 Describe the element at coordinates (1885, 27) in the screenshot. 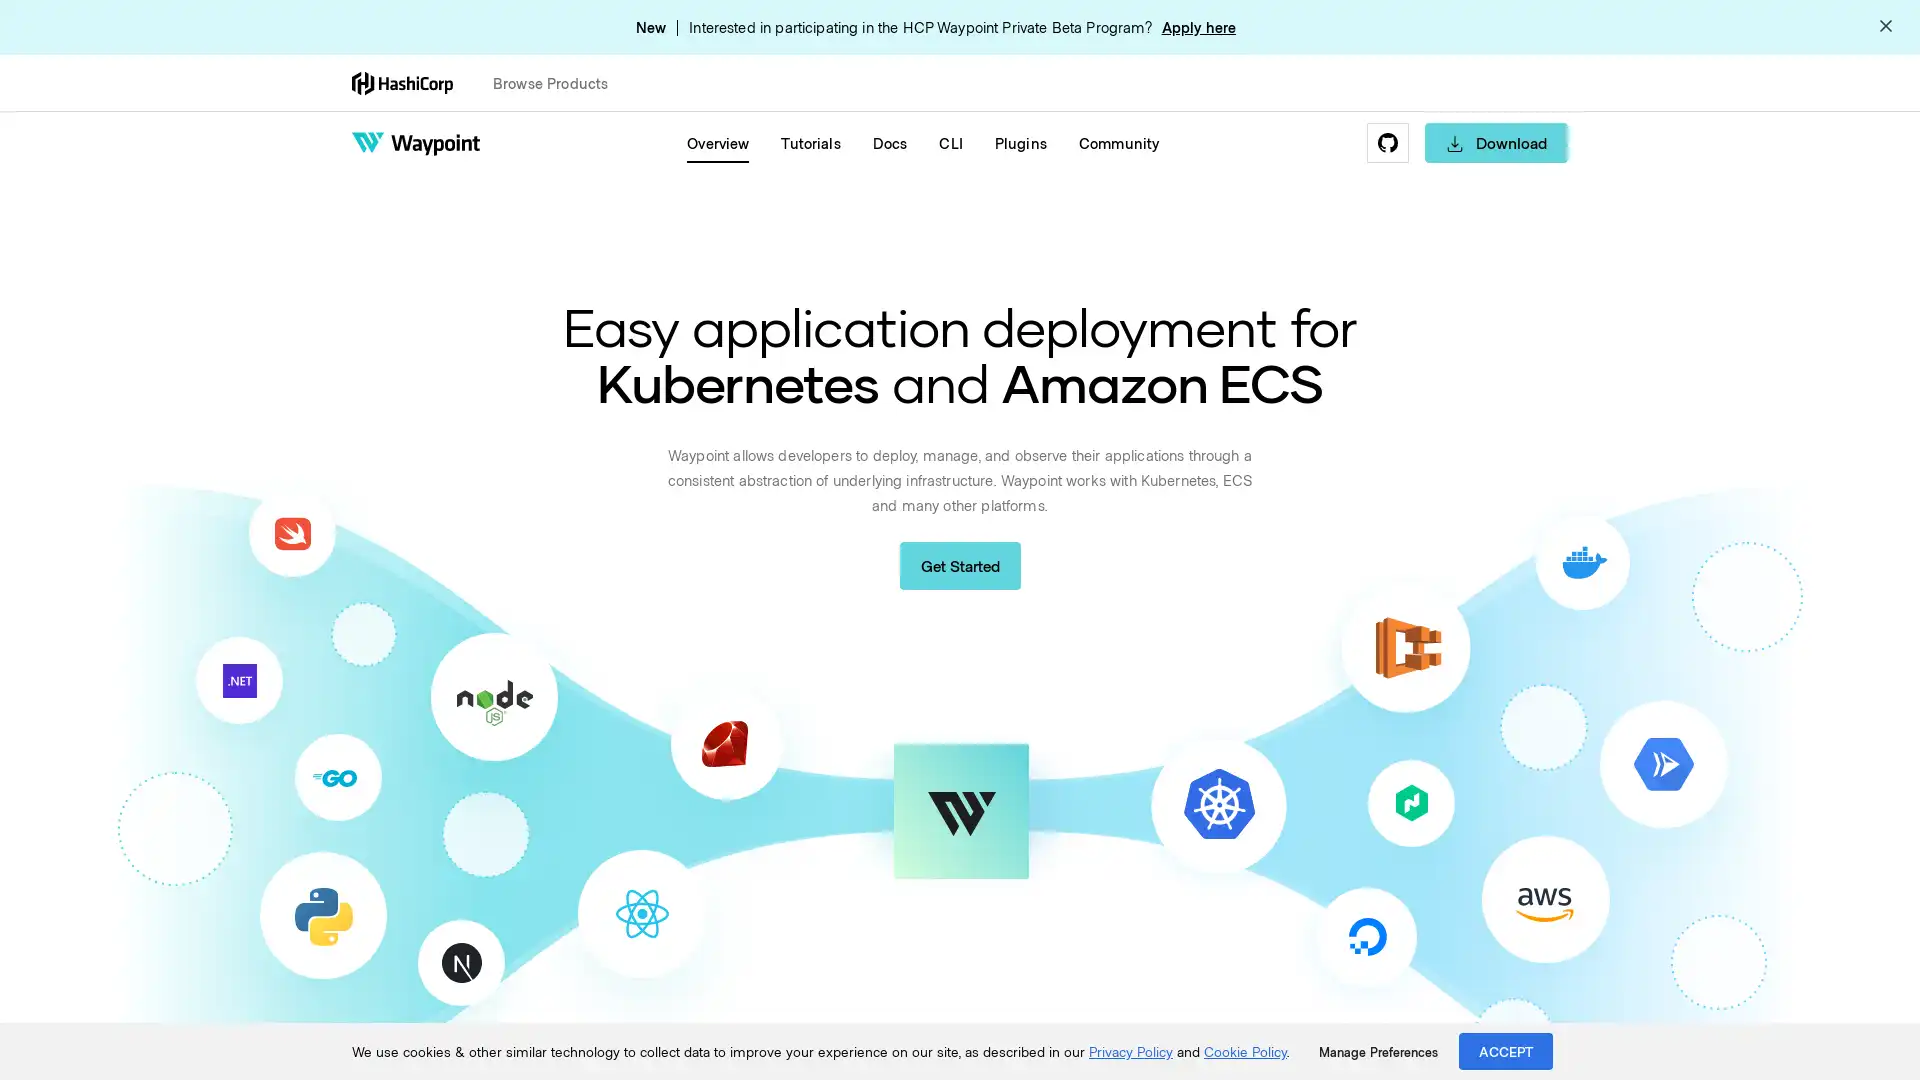

I see `Dismiss alert` at that location.